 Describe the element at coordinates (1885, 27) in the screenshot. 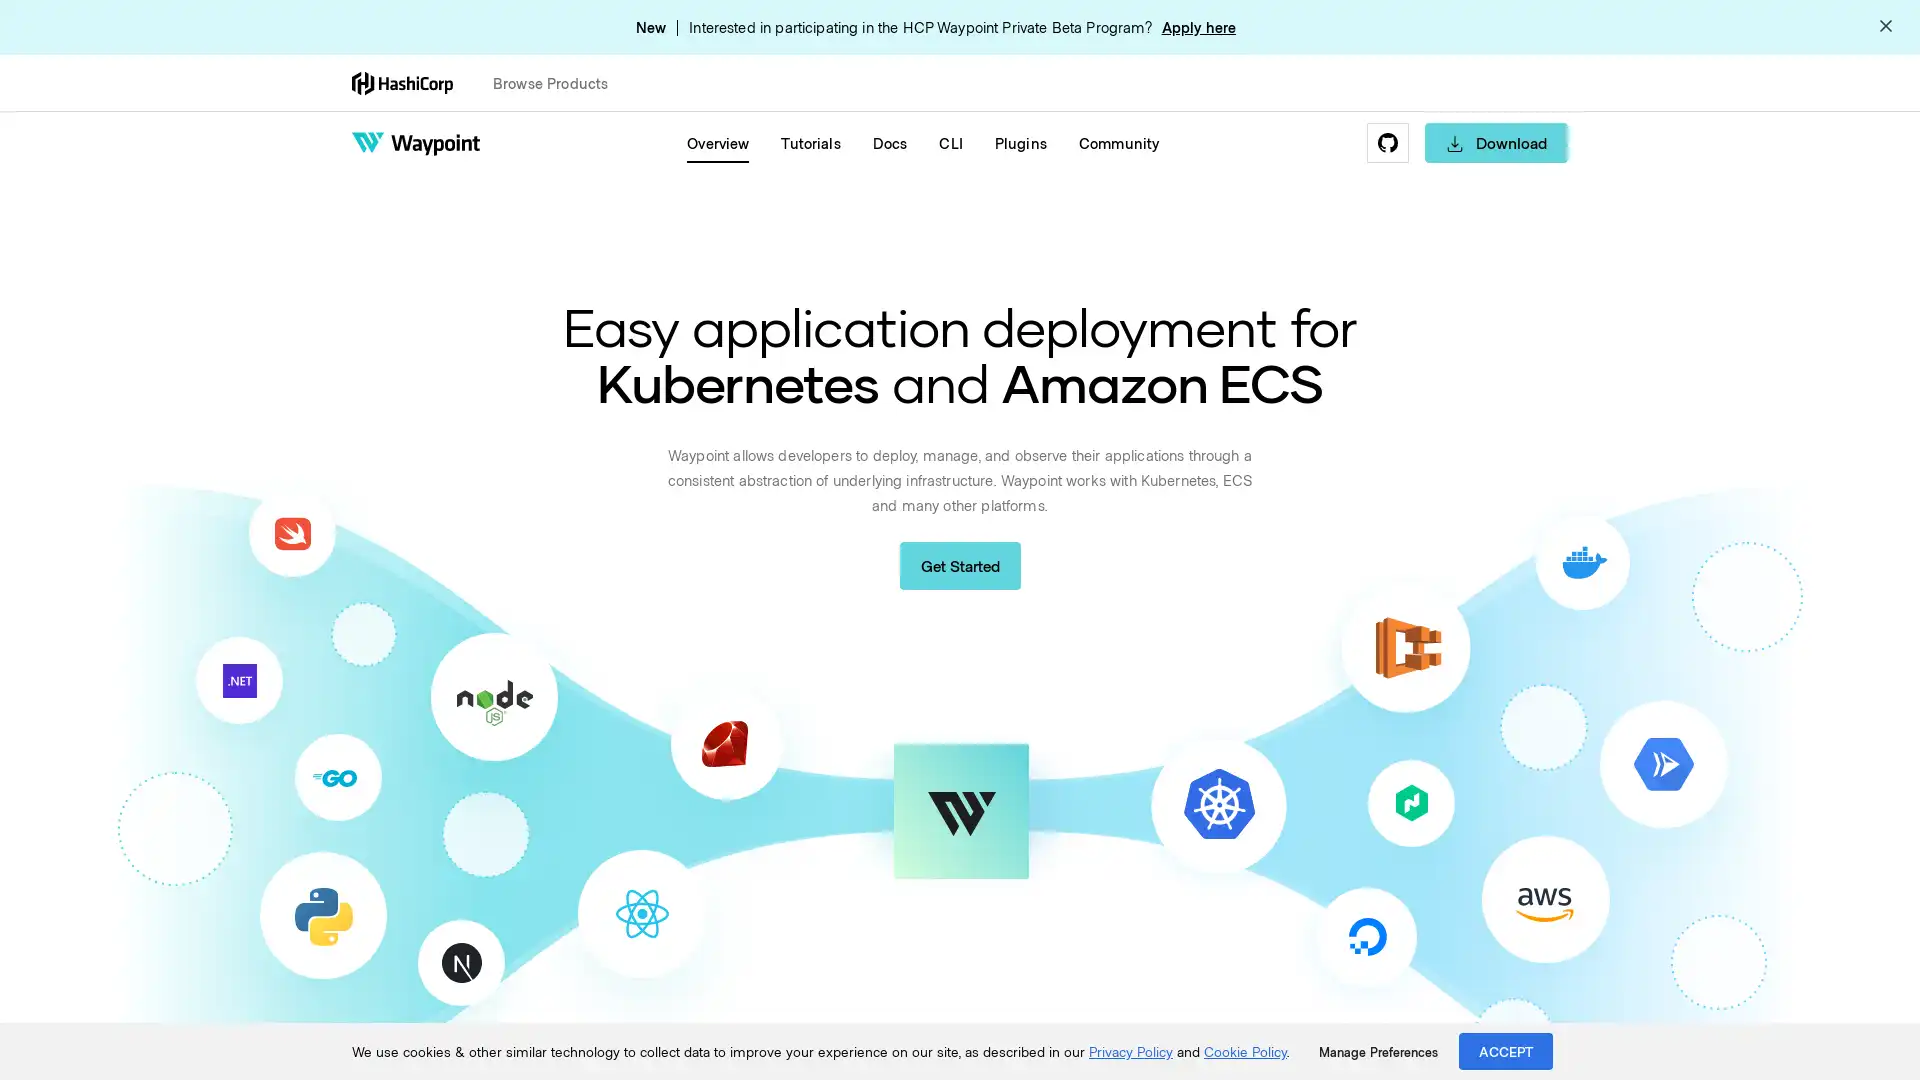

I see `Dismiss alert` at that location.